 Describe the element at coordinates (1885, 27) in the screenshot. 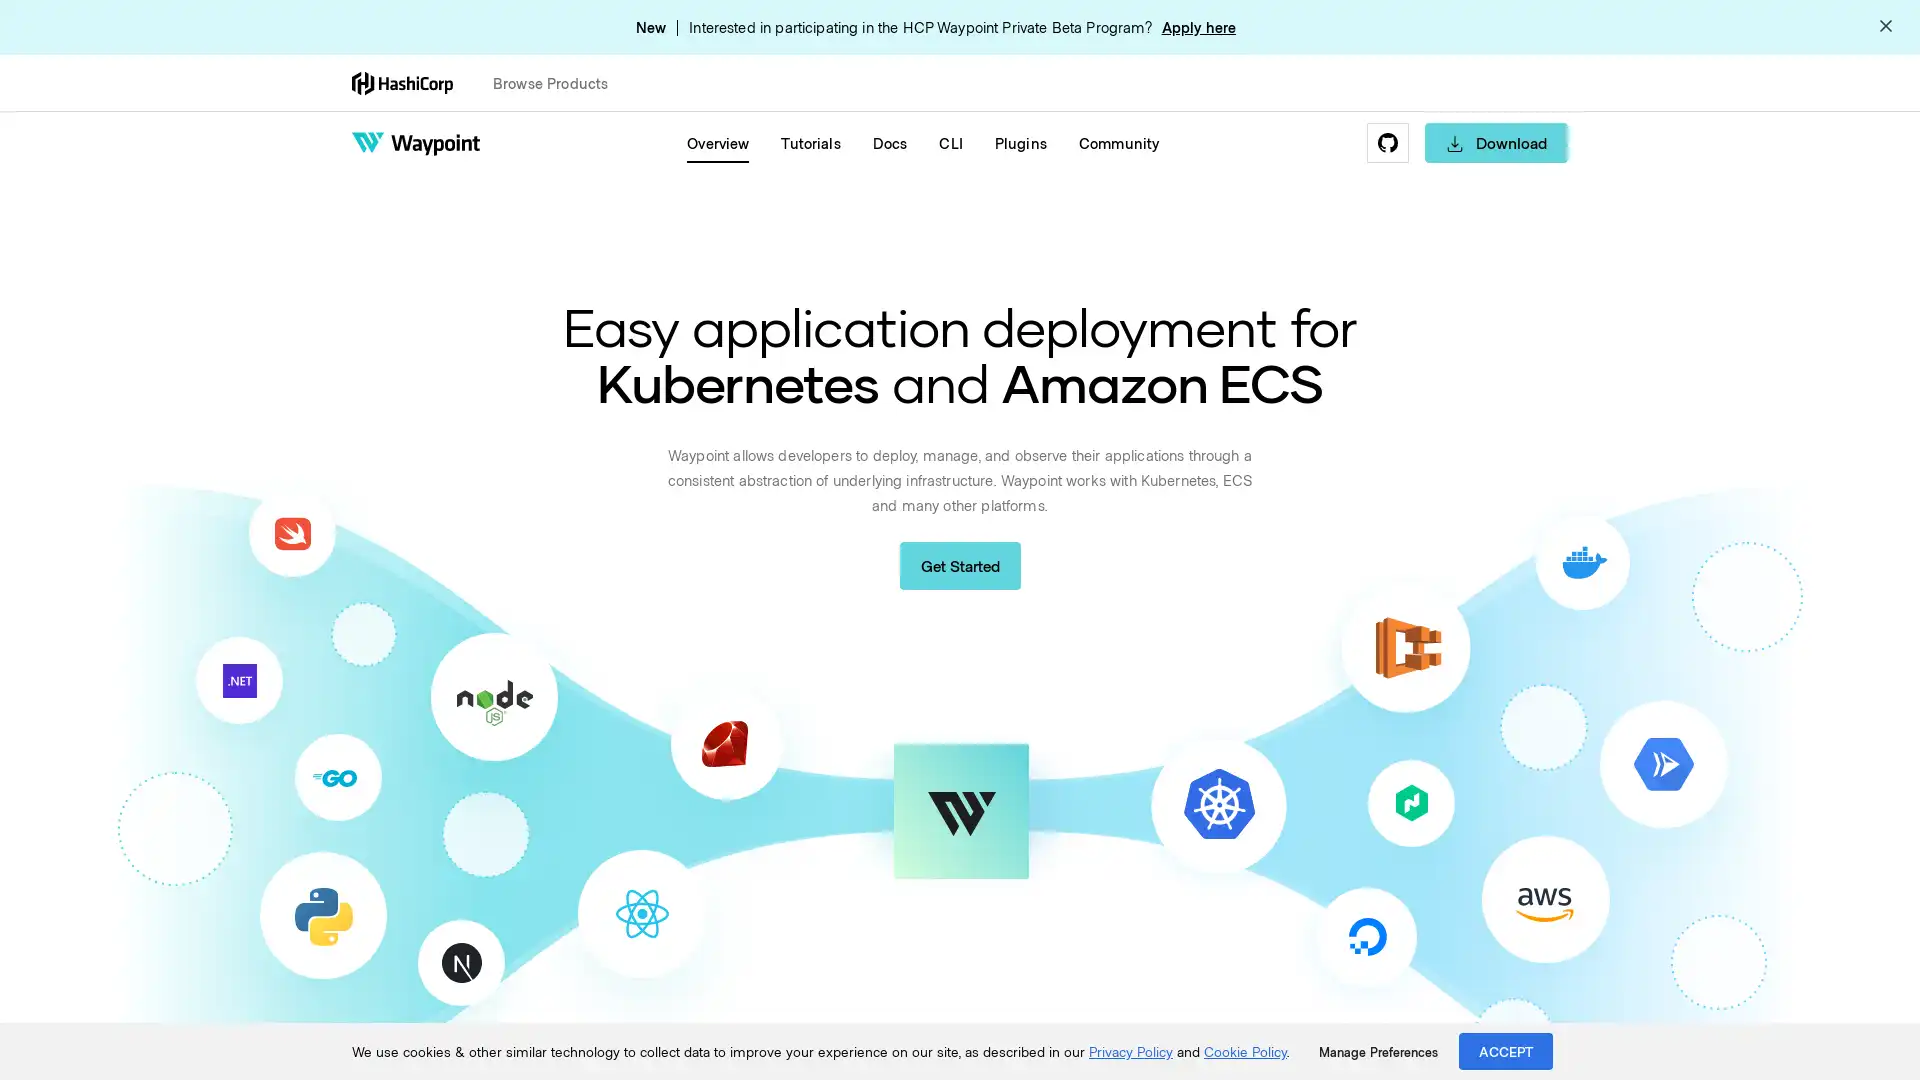

I see `Dismiss alert` at that location.